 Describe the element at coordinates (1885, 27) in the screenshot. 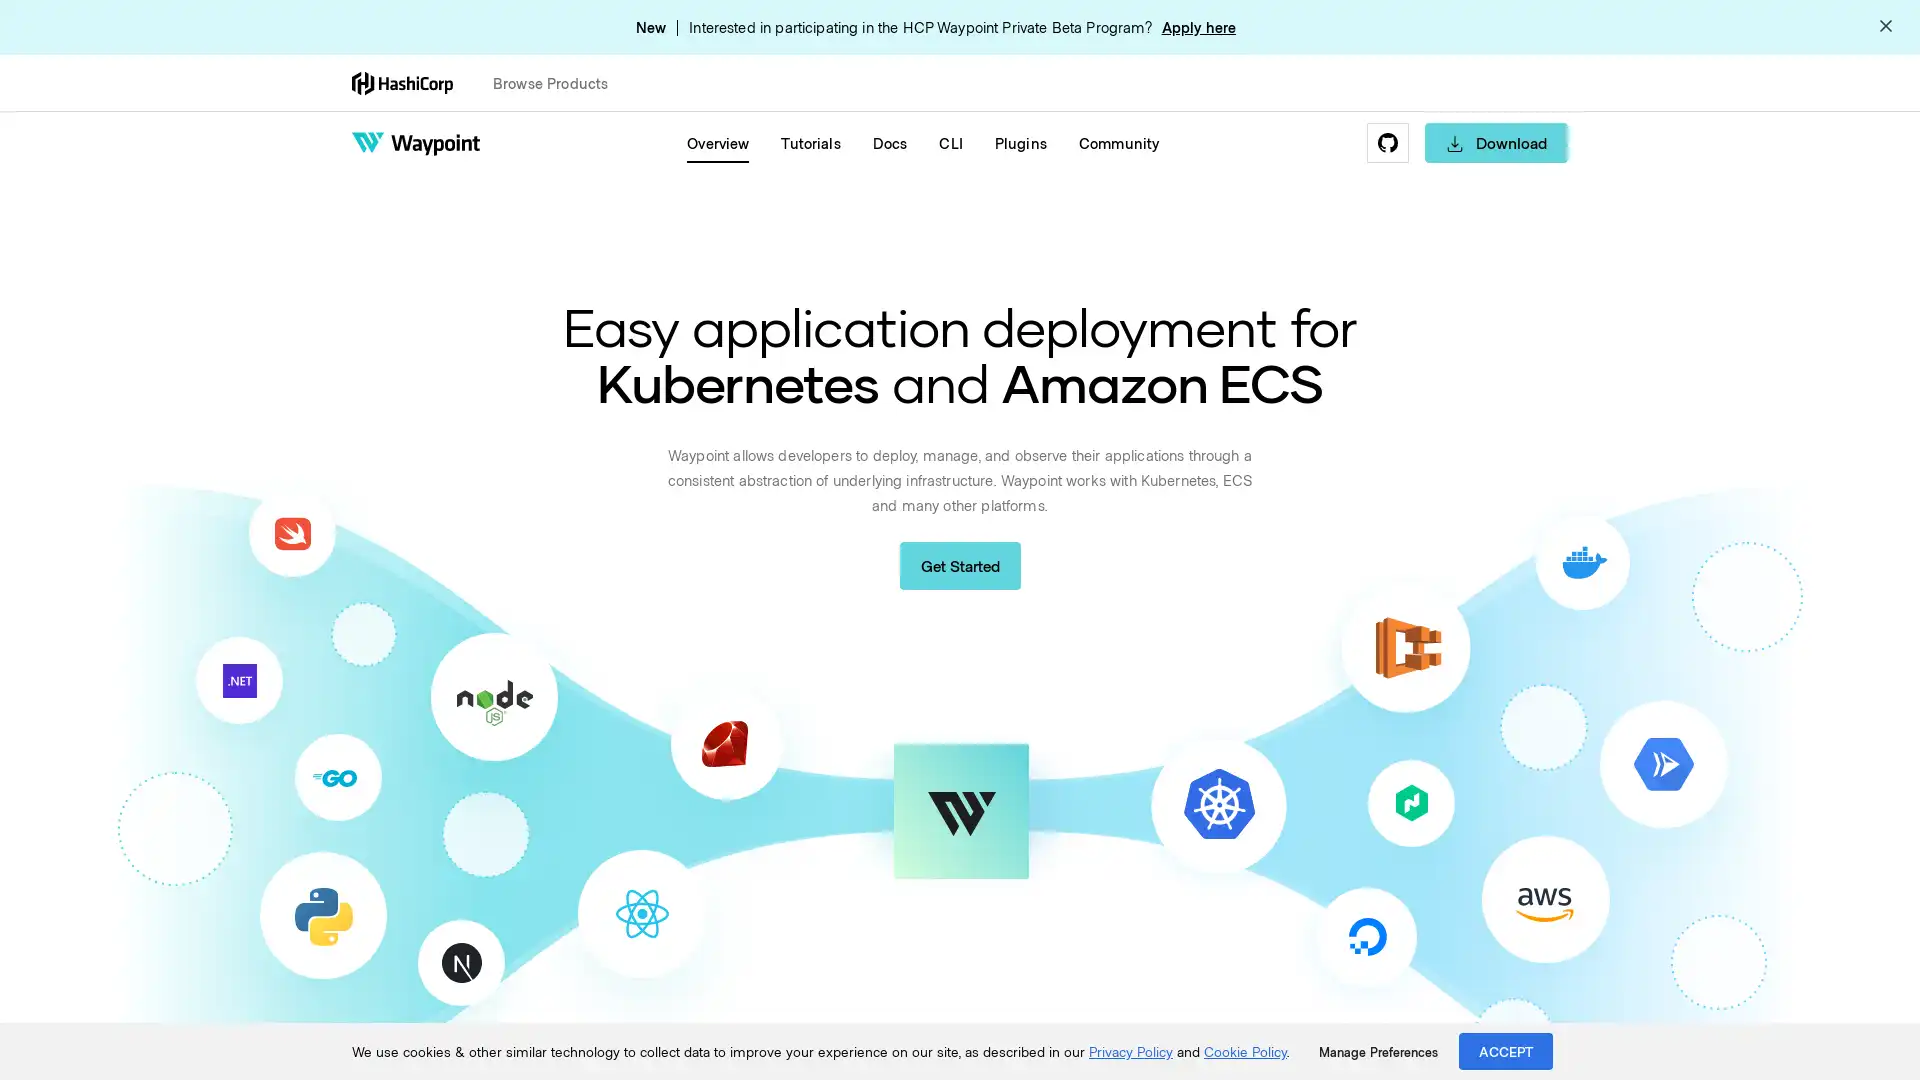

I see `Dismiss alert` at that location.